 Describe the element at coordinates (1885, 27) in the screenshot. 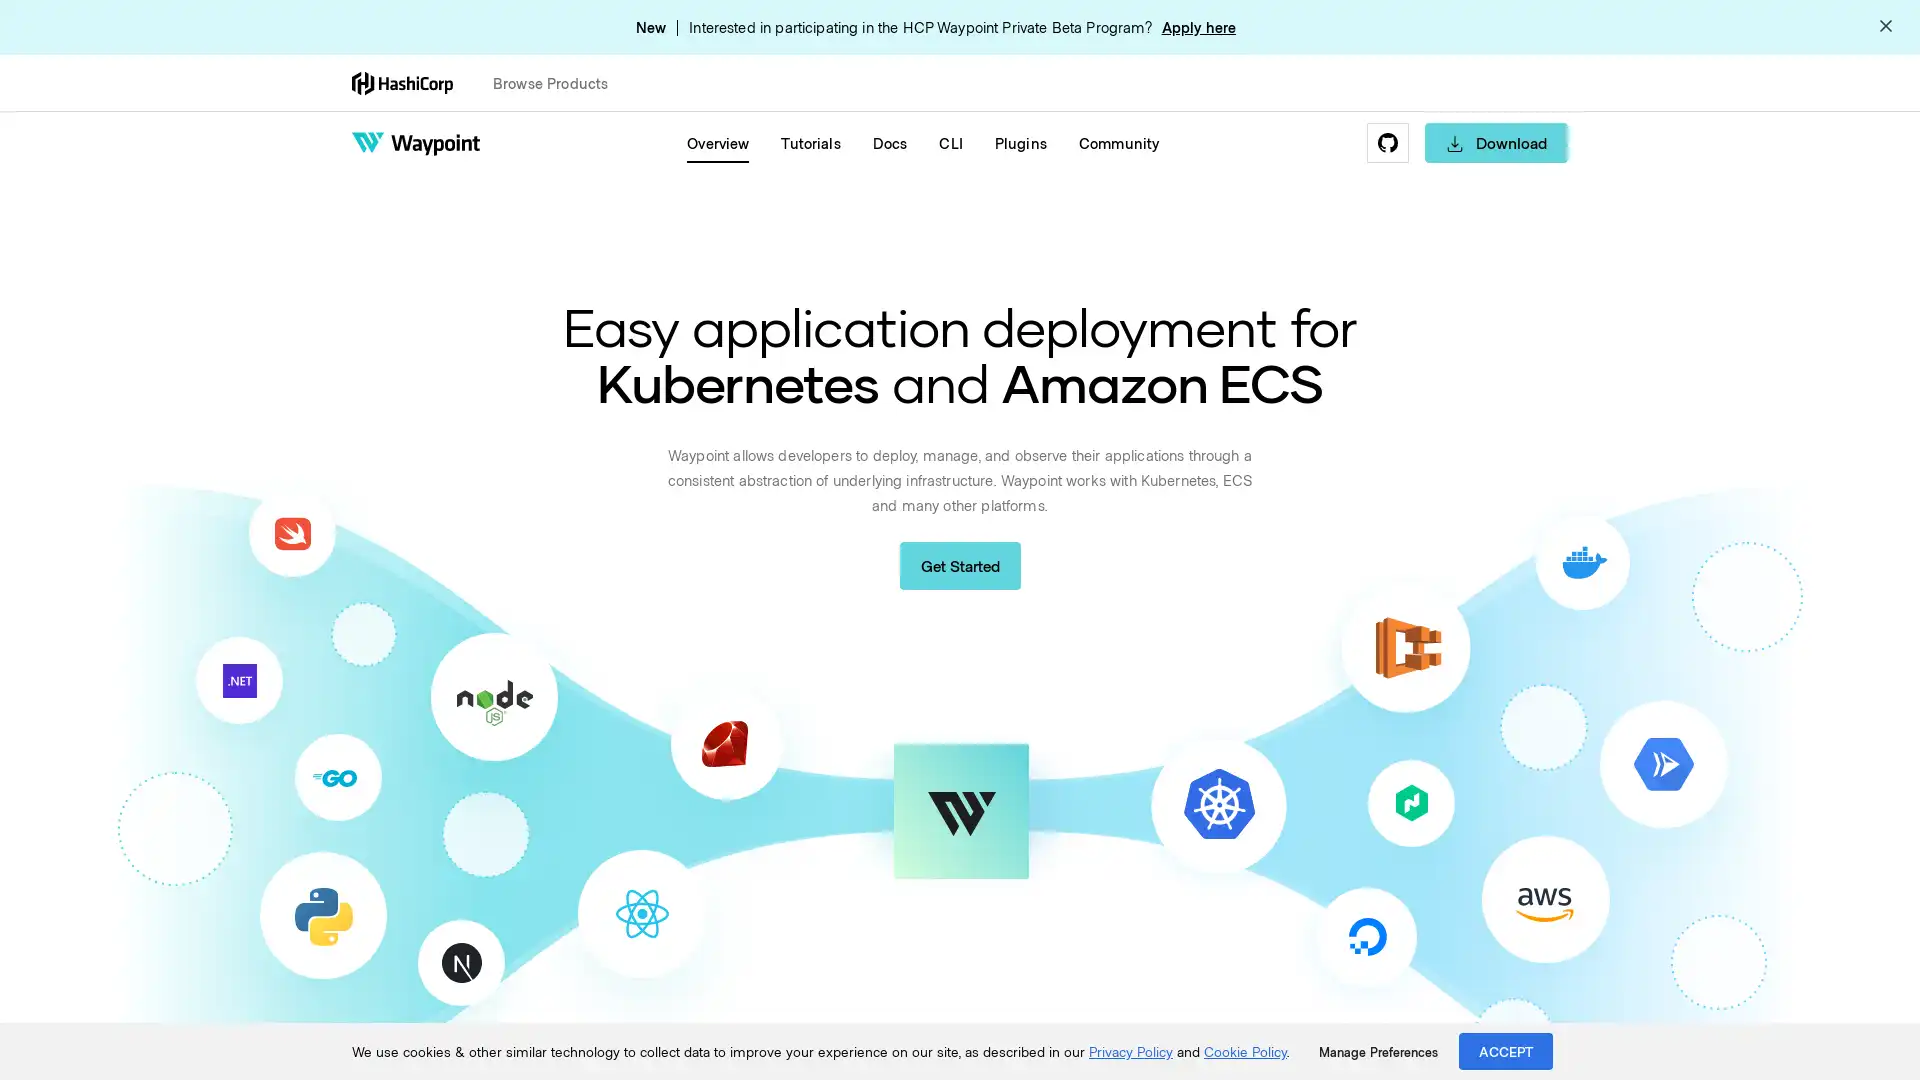

I see `Dismiss alert` at that location.